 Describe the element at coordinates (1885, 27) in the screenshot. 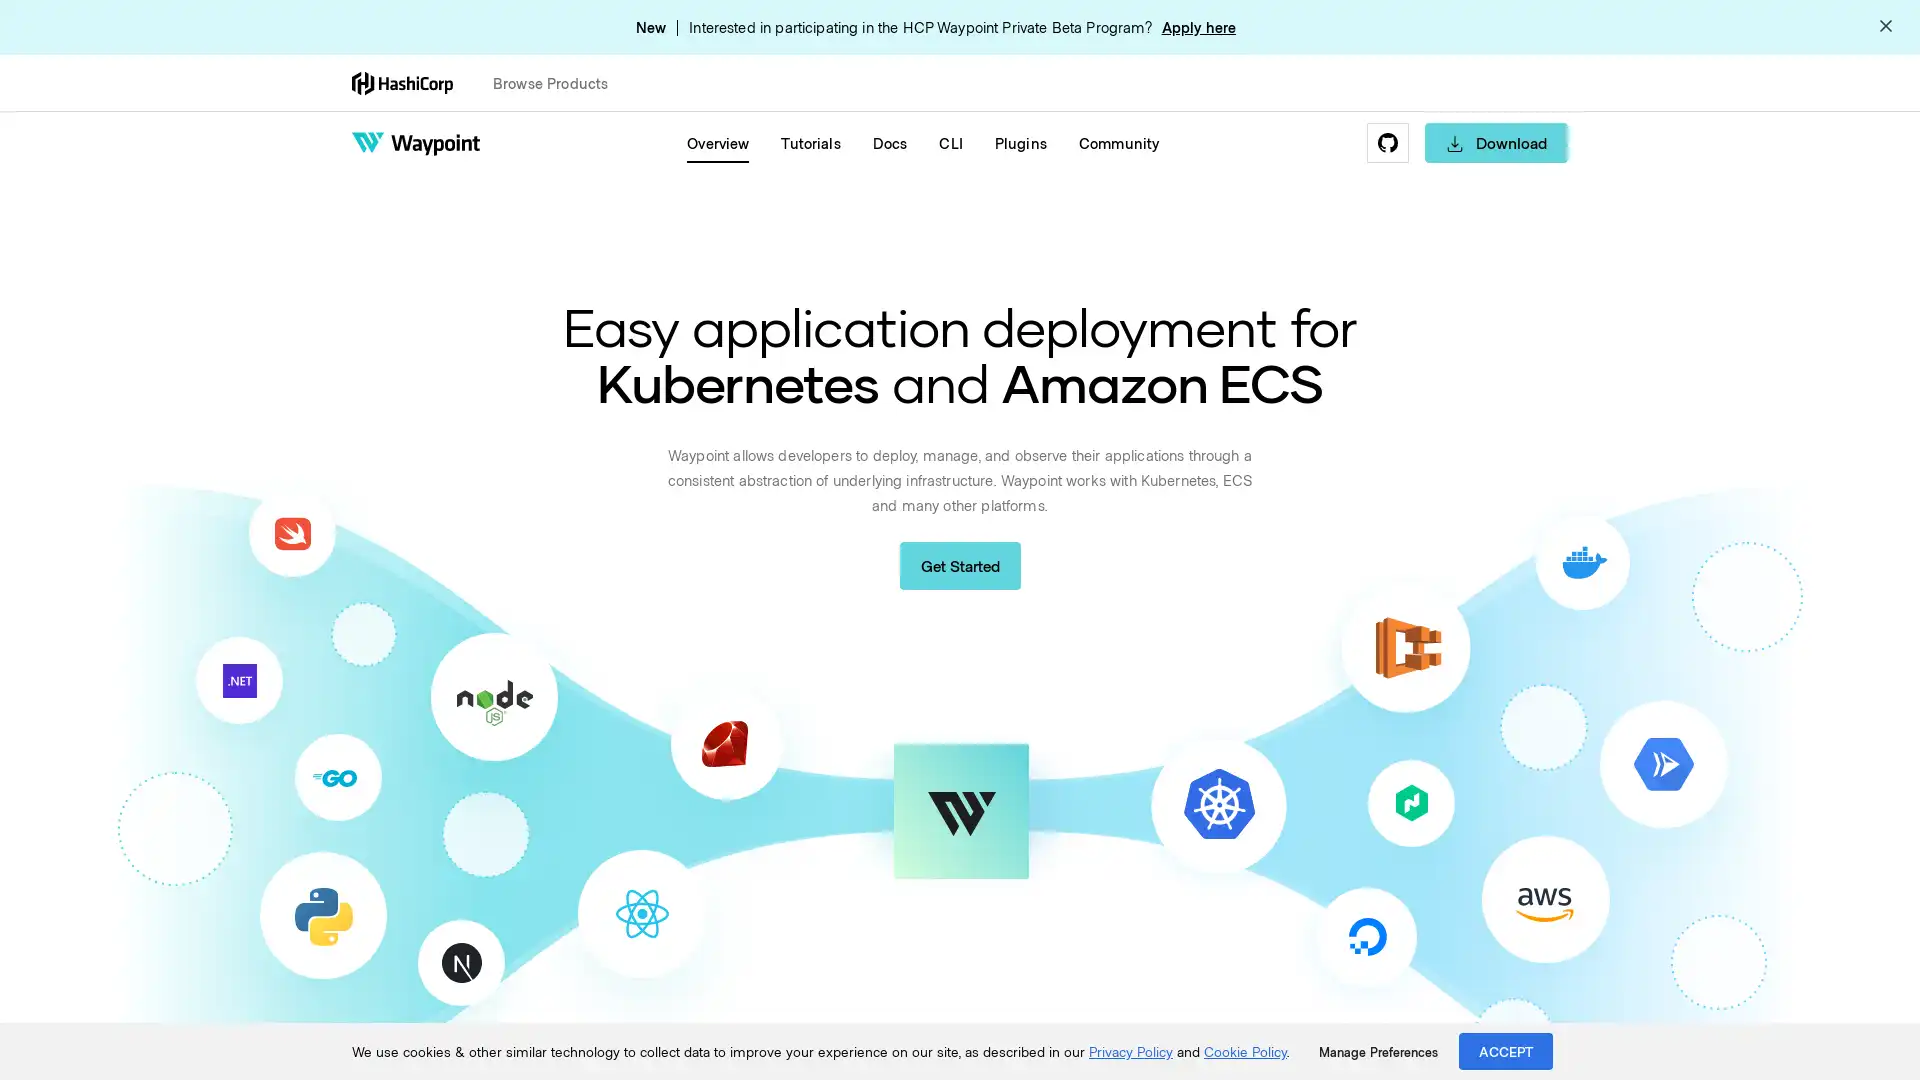

I see `Dismiss alert` at that location.